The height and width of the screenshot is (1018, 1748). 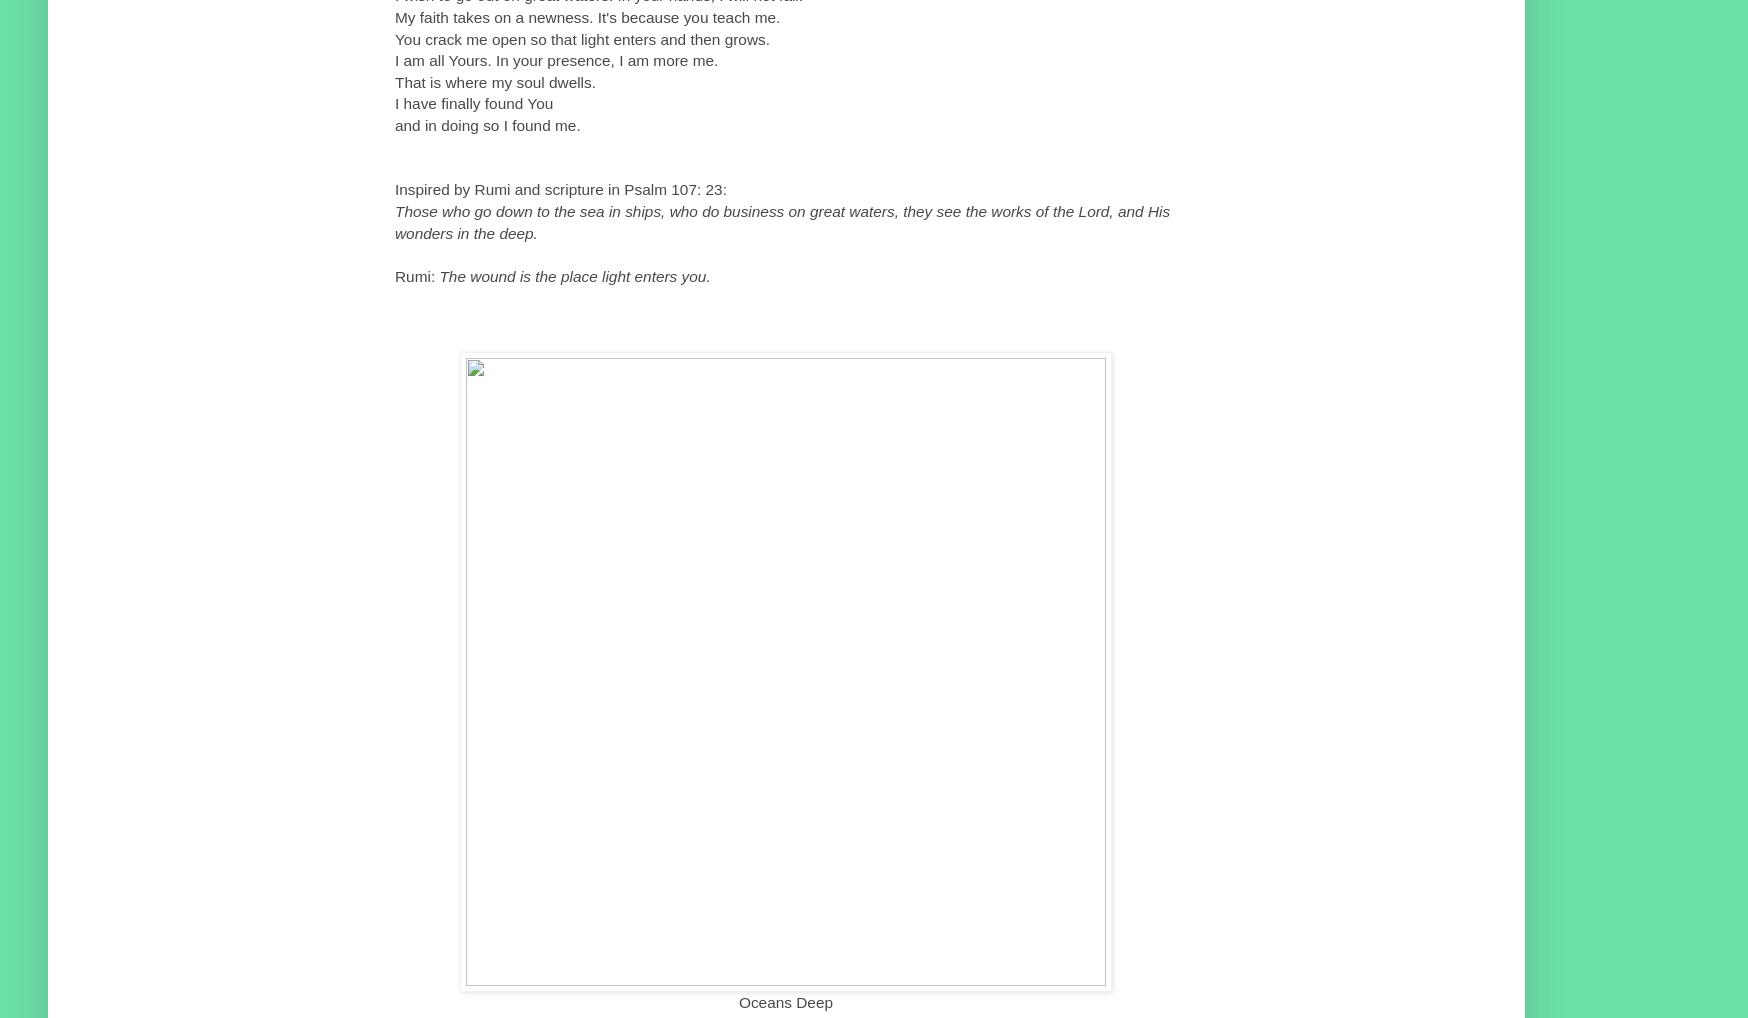 What do you see at coordinates (784, 1001) in the screenshot?
I see `'Oceans Deep'` at bounding box center [784, 1001].